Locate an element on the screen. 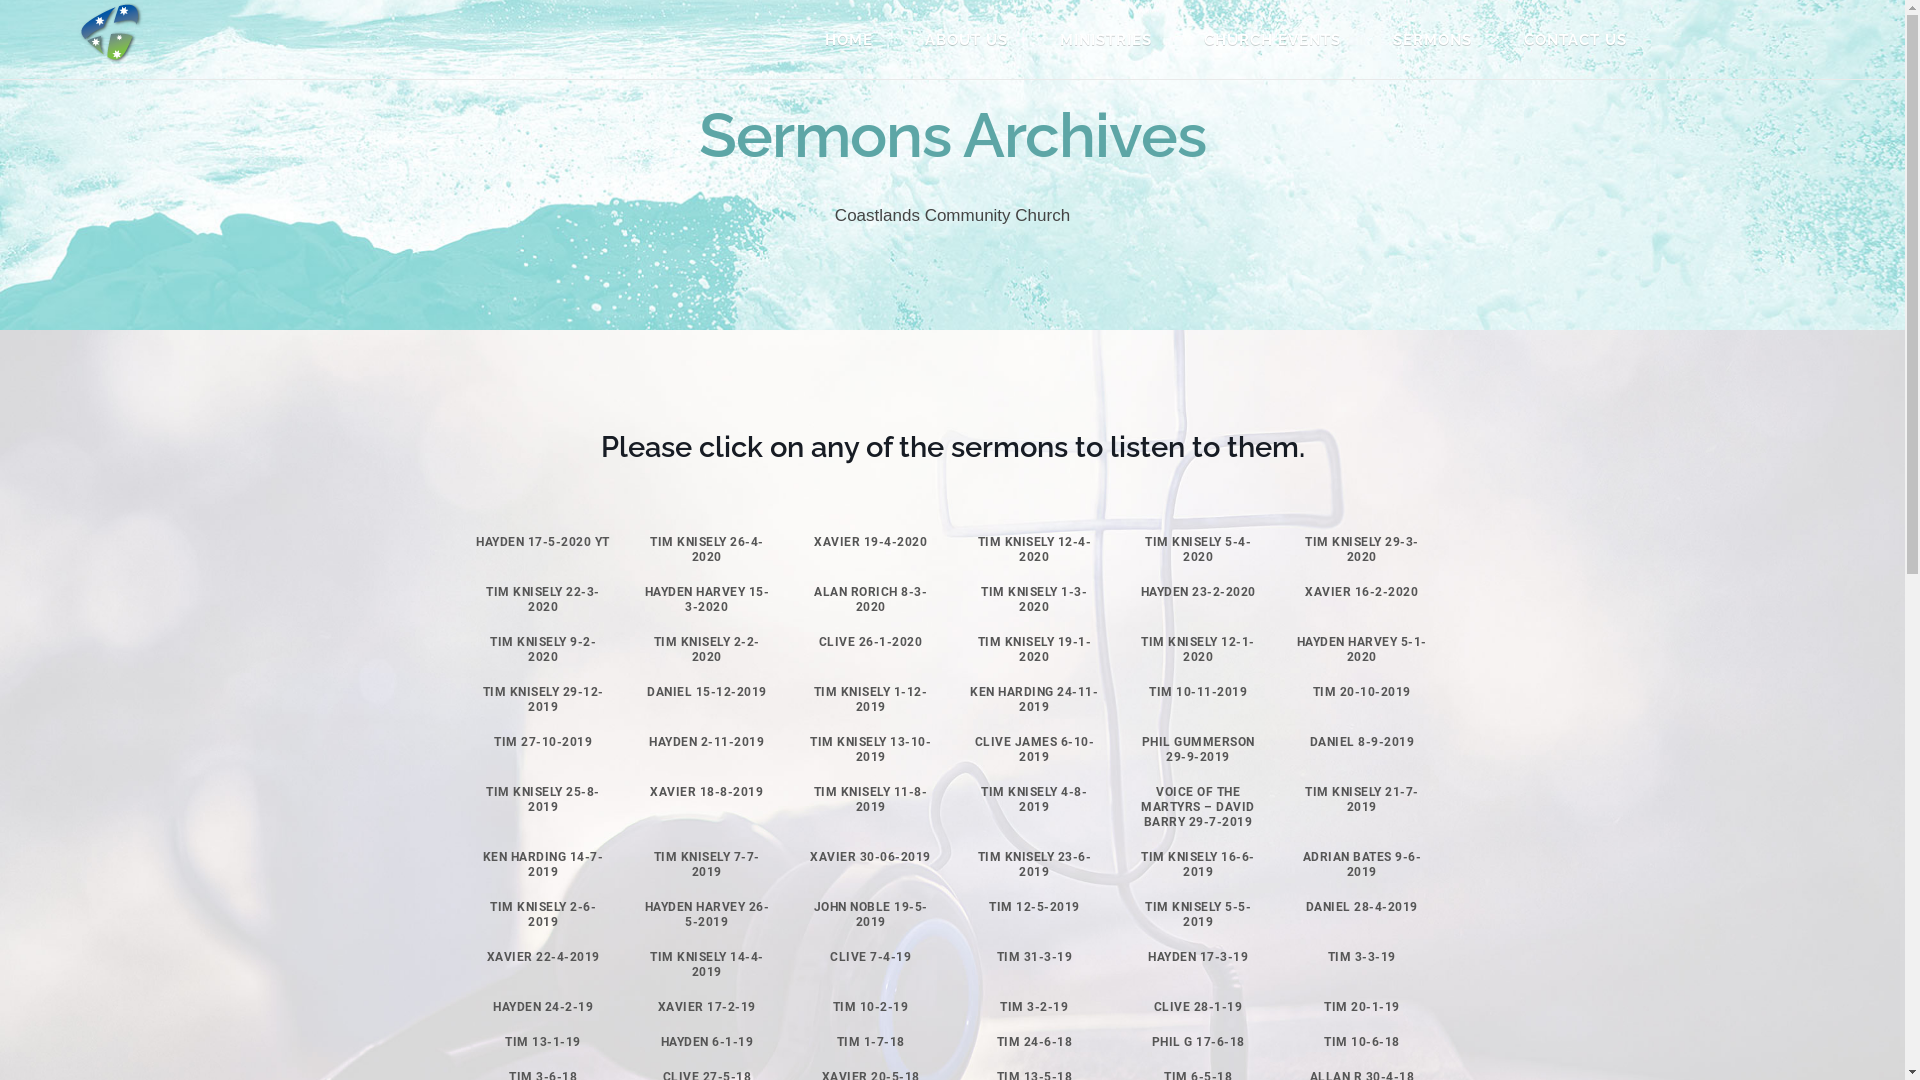 The height and width of the screenshot is (1080, 1920). 'HAYDEN HARVEY 15-3-2020' is located at coordinates (707, 598).